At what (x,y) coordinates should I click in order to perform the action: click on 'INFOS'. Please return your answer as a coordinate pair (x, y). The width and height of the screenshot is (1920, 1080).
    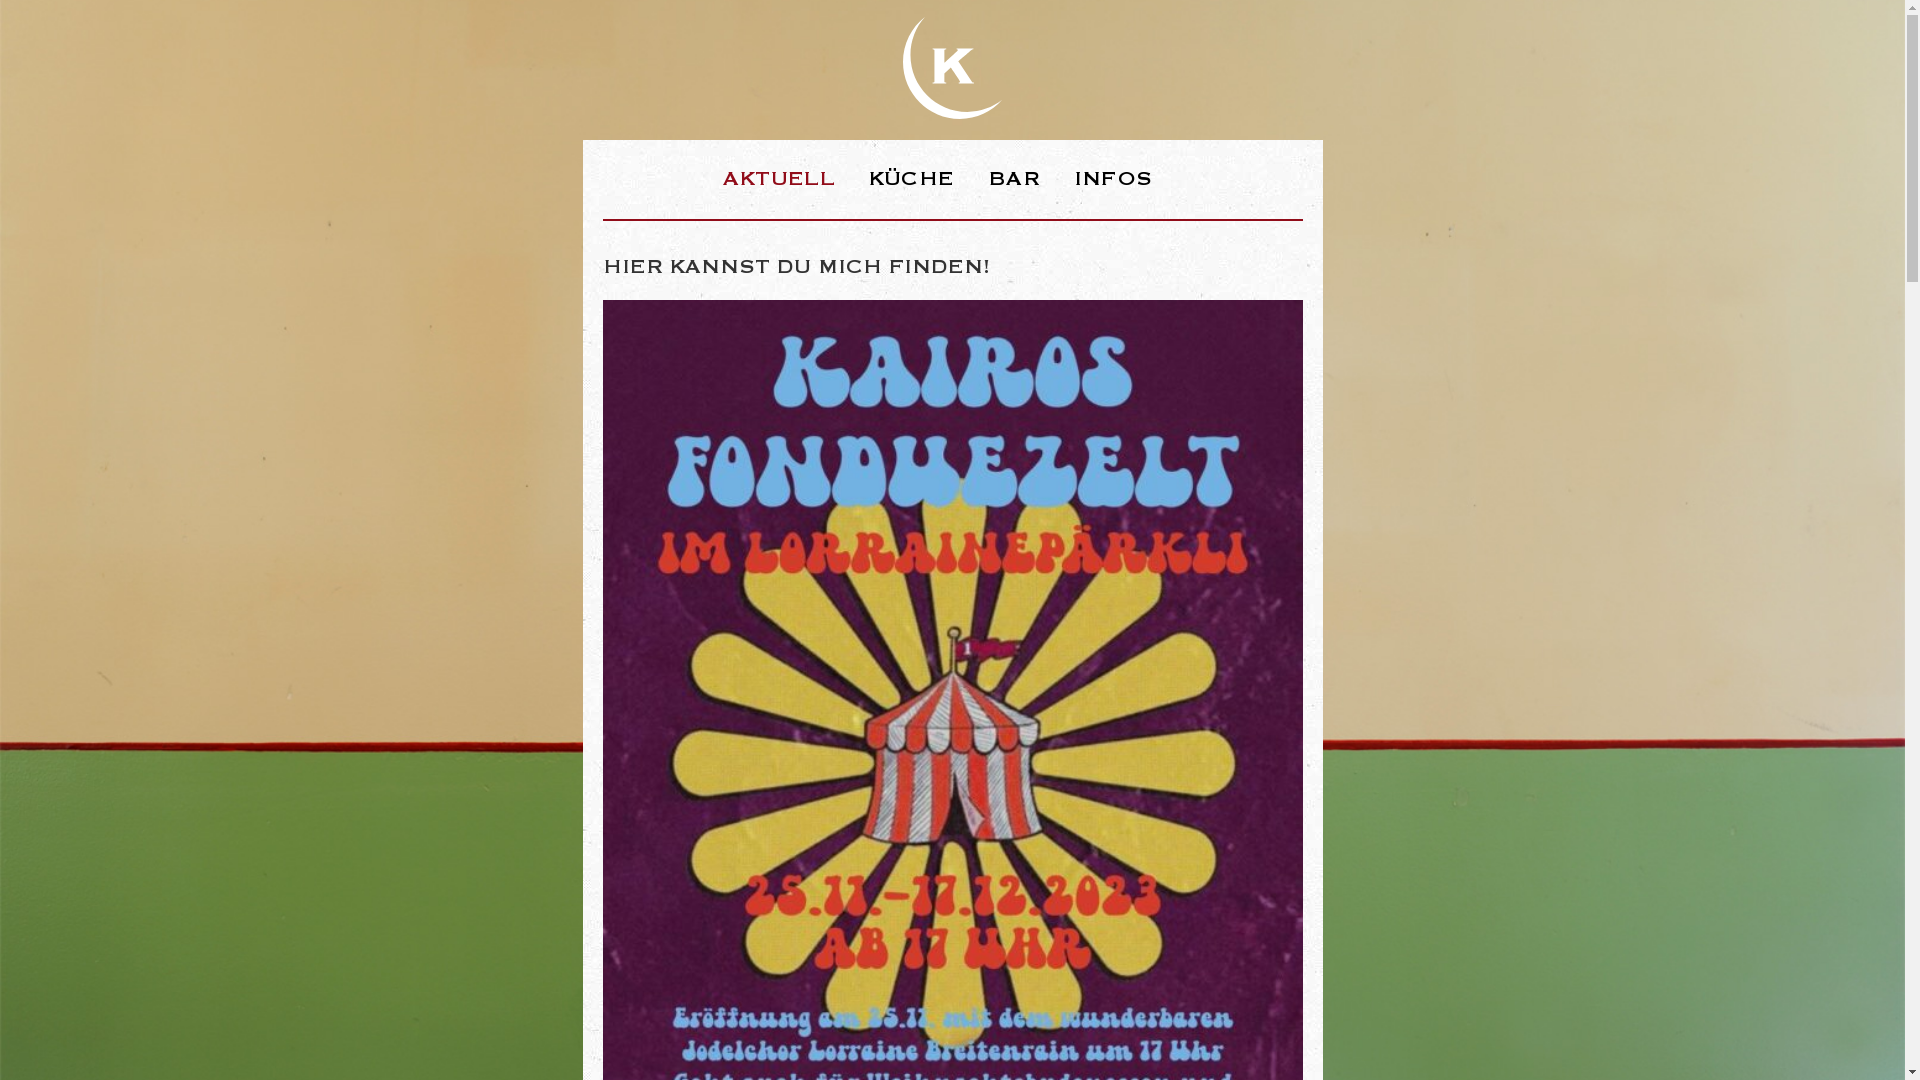
    Looking at the image, I should click on (1112, 177).